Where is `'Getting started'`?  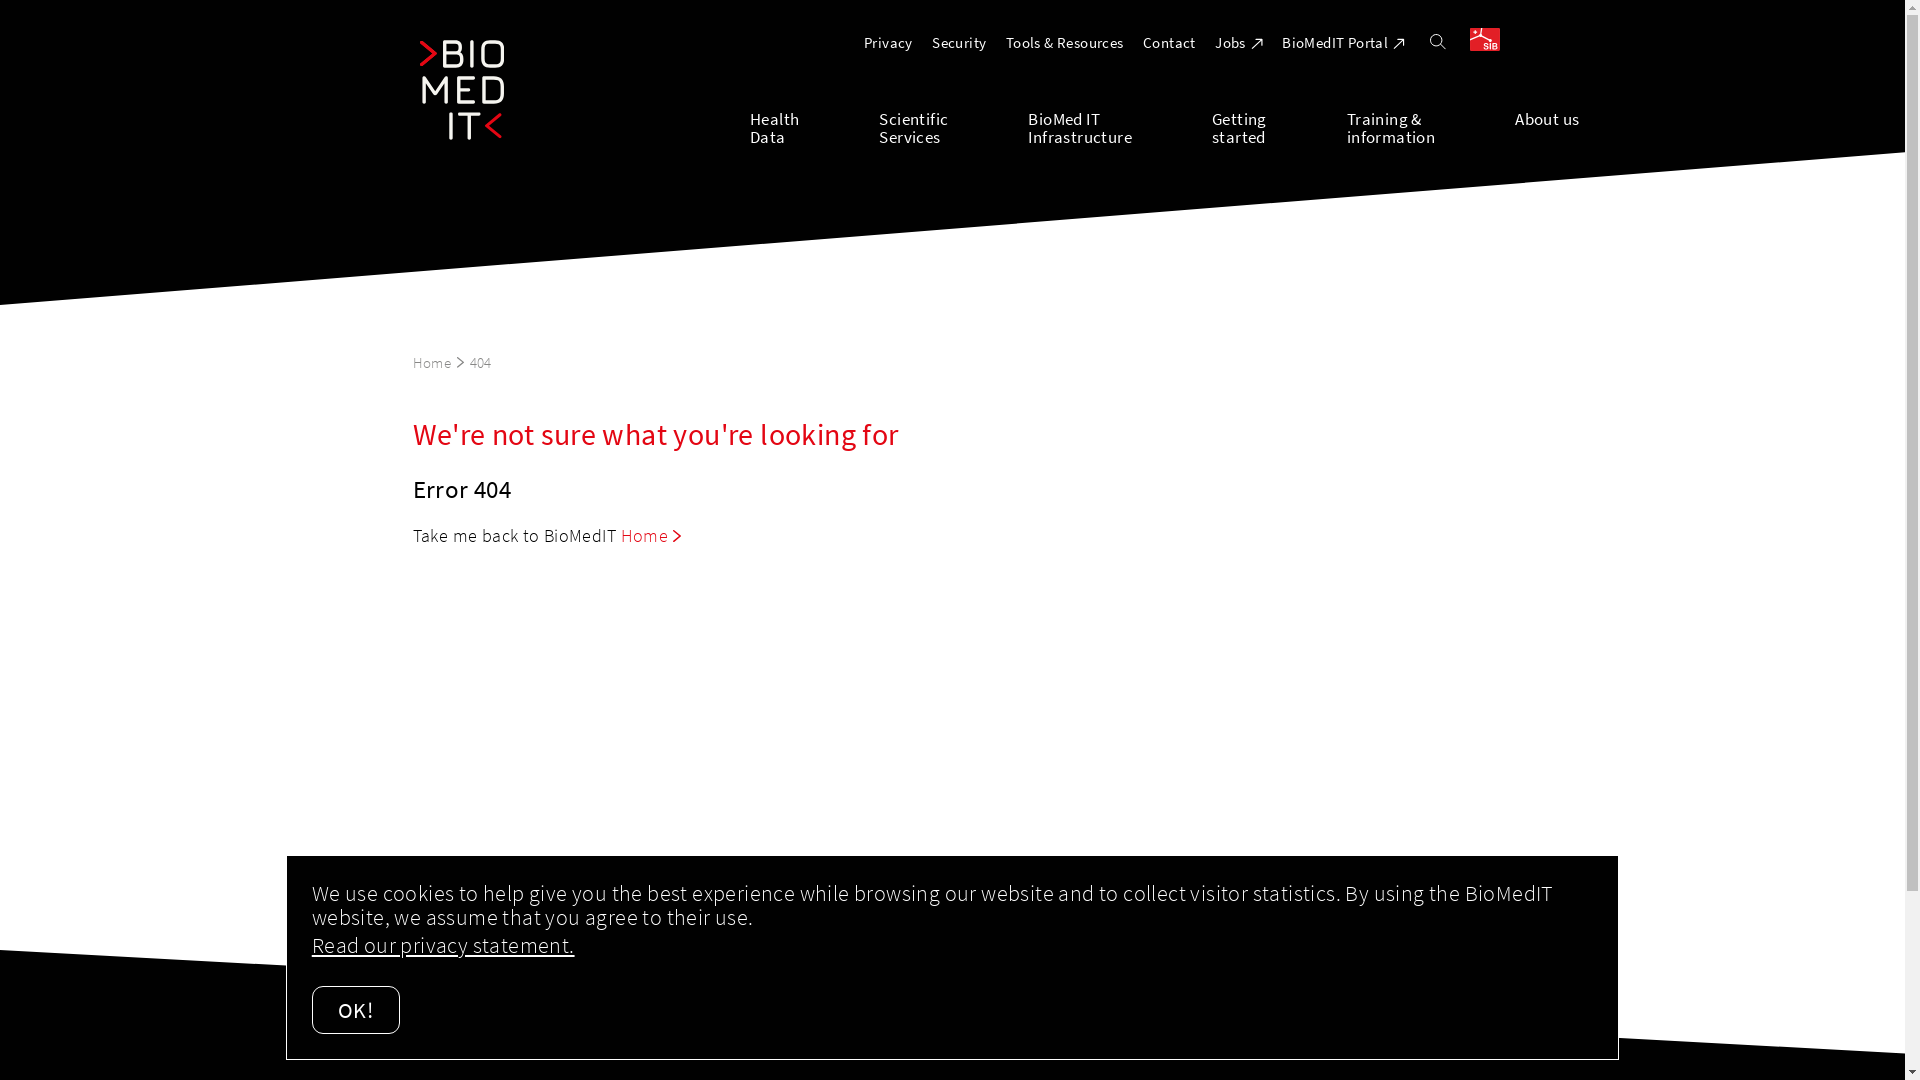
'Getting started' is located at coordinates (1278, 126).